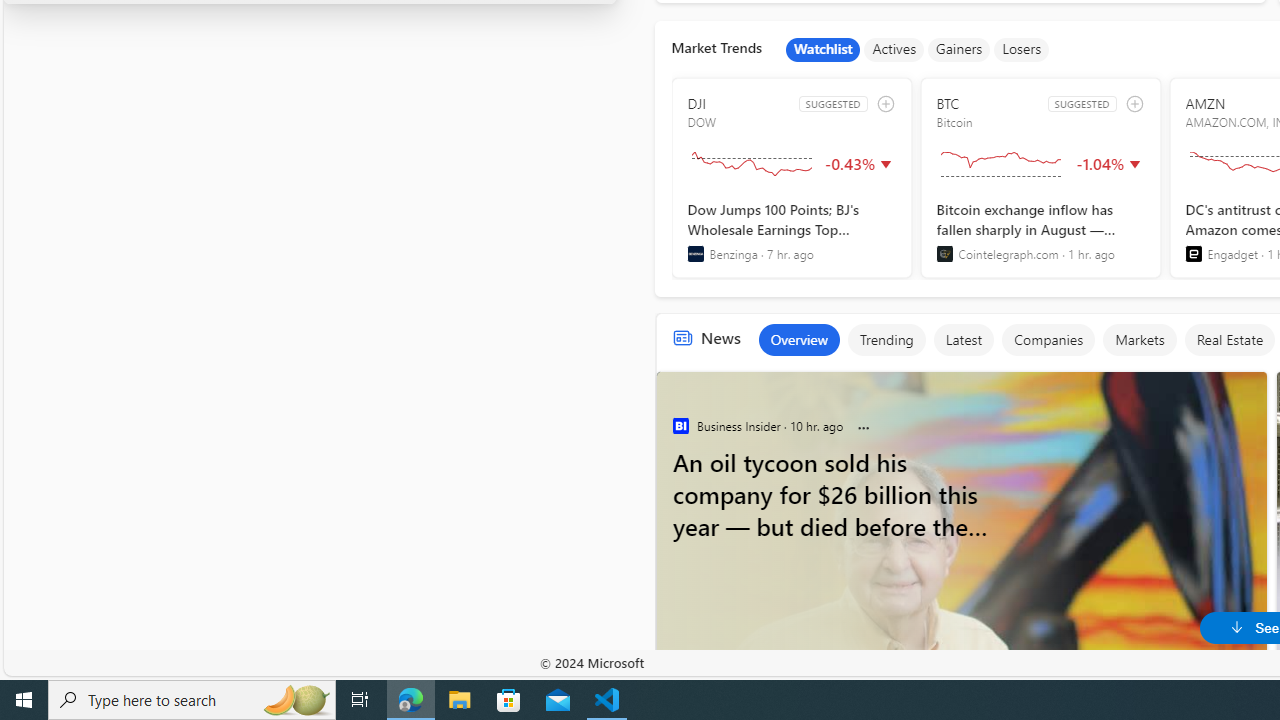 The width and height of the screenshot is (1280, 720). I want to click on 'Latest', so click(963, 338).